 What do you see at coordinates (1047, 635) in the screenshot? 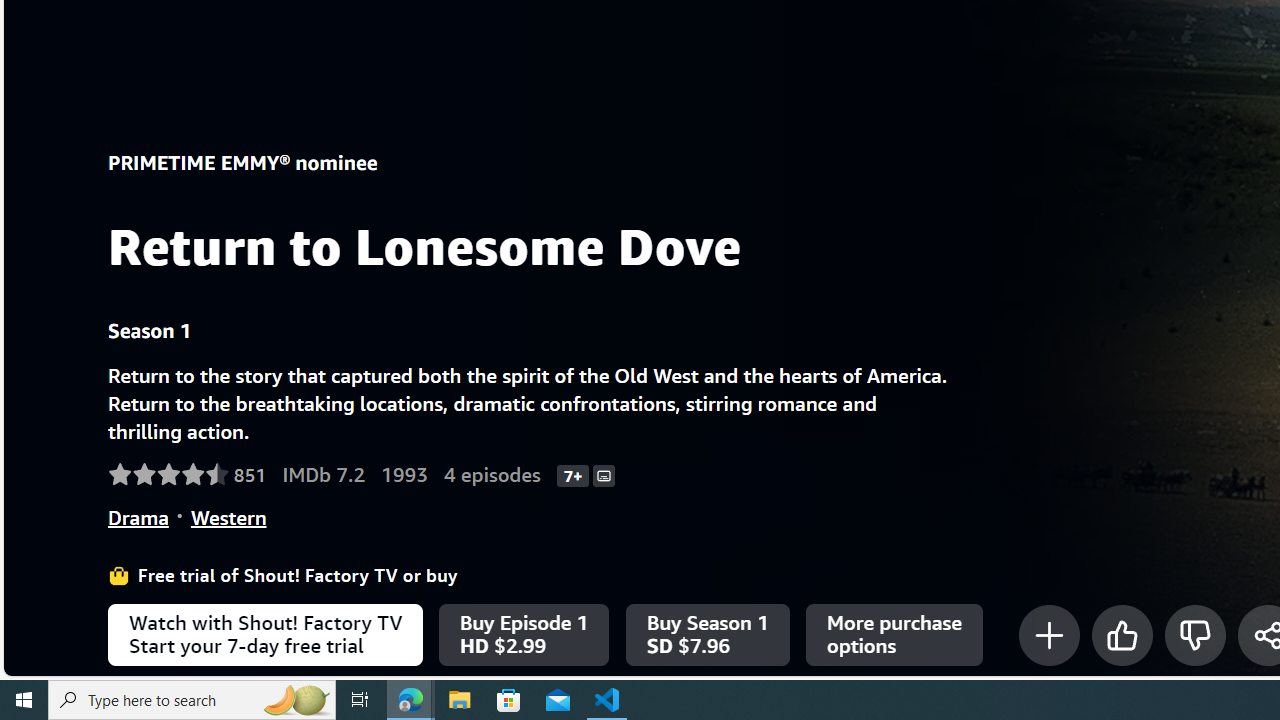
I see `'Add to Watchlist'` at bounding box center [1047, 635].